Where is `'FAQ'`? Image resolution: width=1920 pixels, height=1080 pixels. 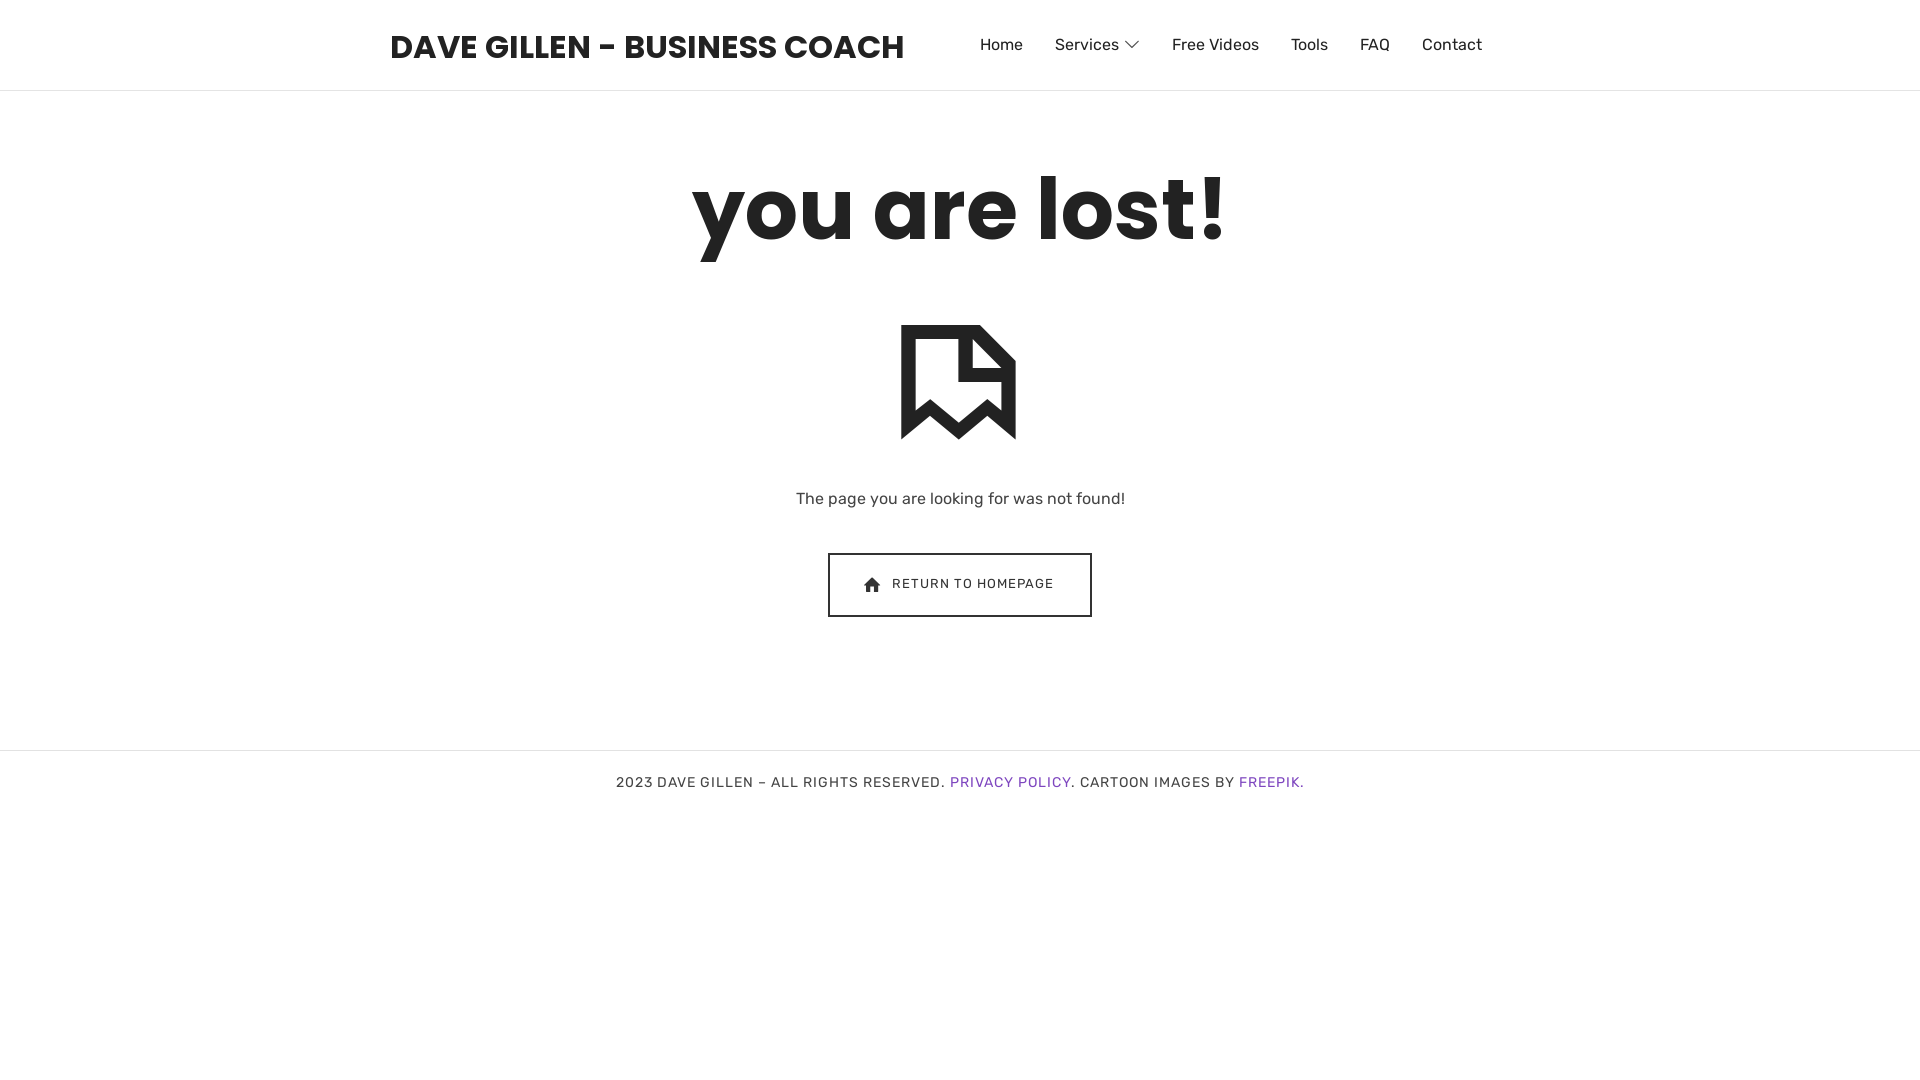
'FAQ' is located at coordinates (1373, 45).